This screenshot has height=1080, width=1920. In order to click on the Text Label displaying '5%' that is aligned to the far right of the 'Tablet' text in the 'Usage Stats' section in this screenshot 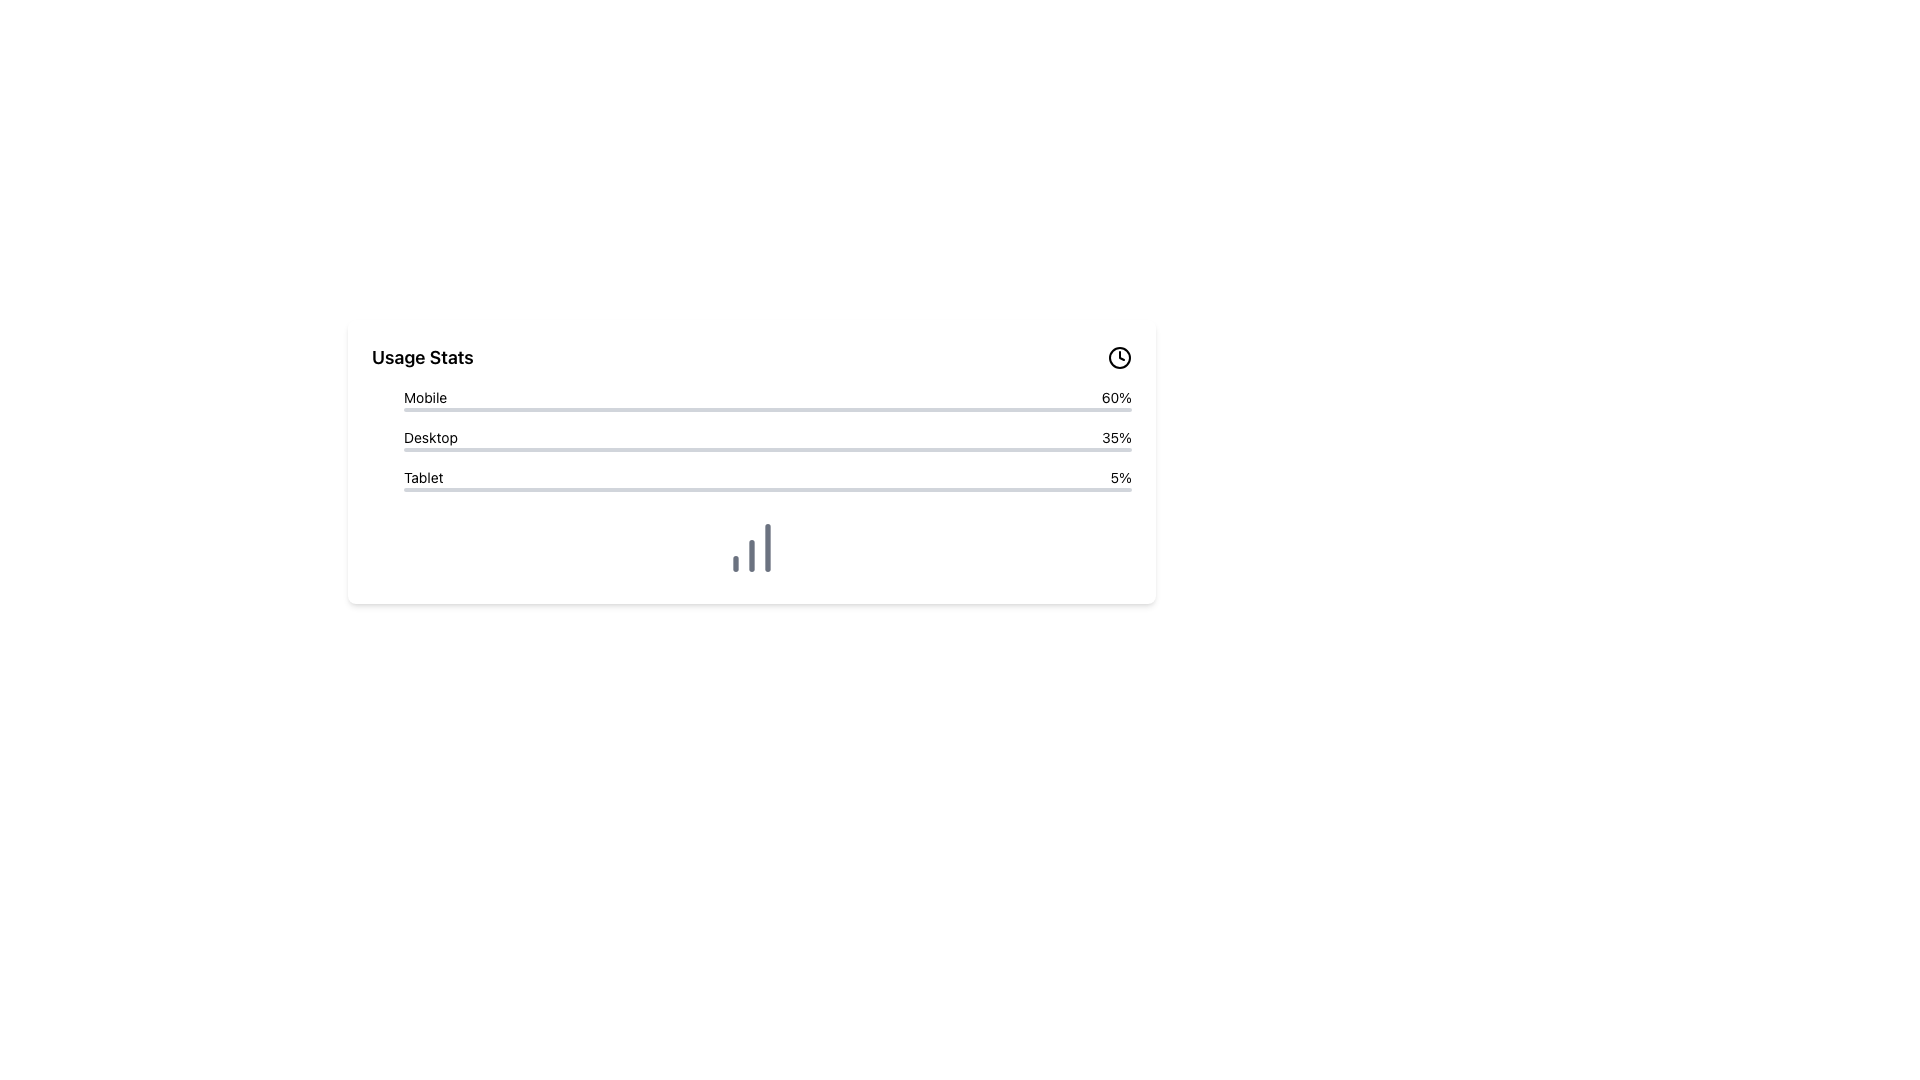, I will do `click(1121, 478)`.